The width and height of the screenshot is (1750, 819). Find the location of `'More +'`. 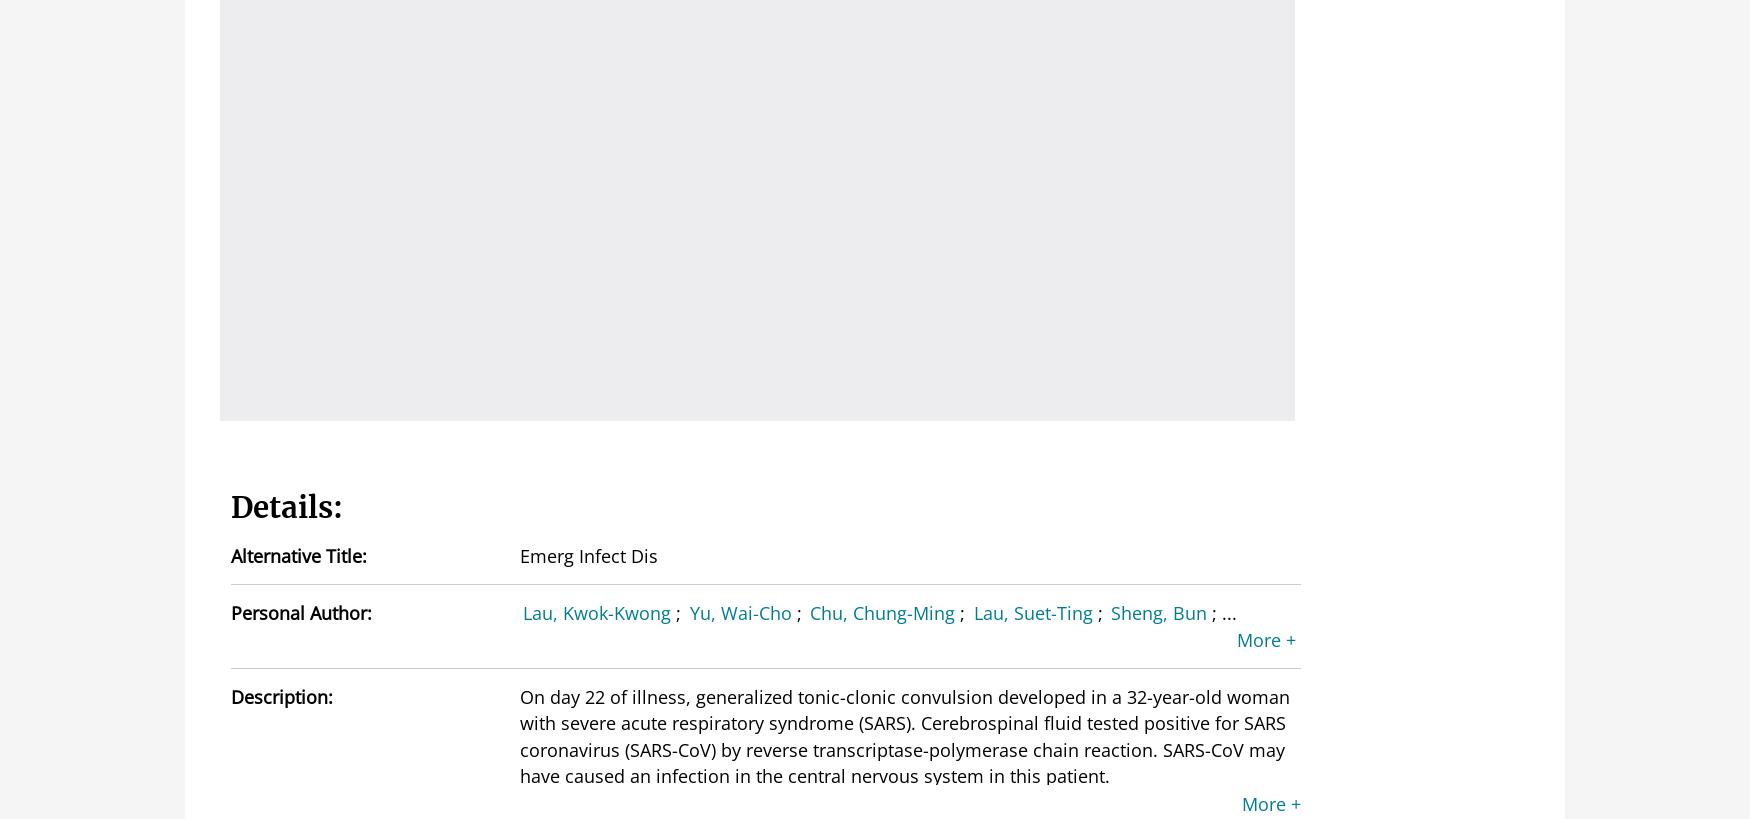

'More +' is located at coordinates (1265, 637).